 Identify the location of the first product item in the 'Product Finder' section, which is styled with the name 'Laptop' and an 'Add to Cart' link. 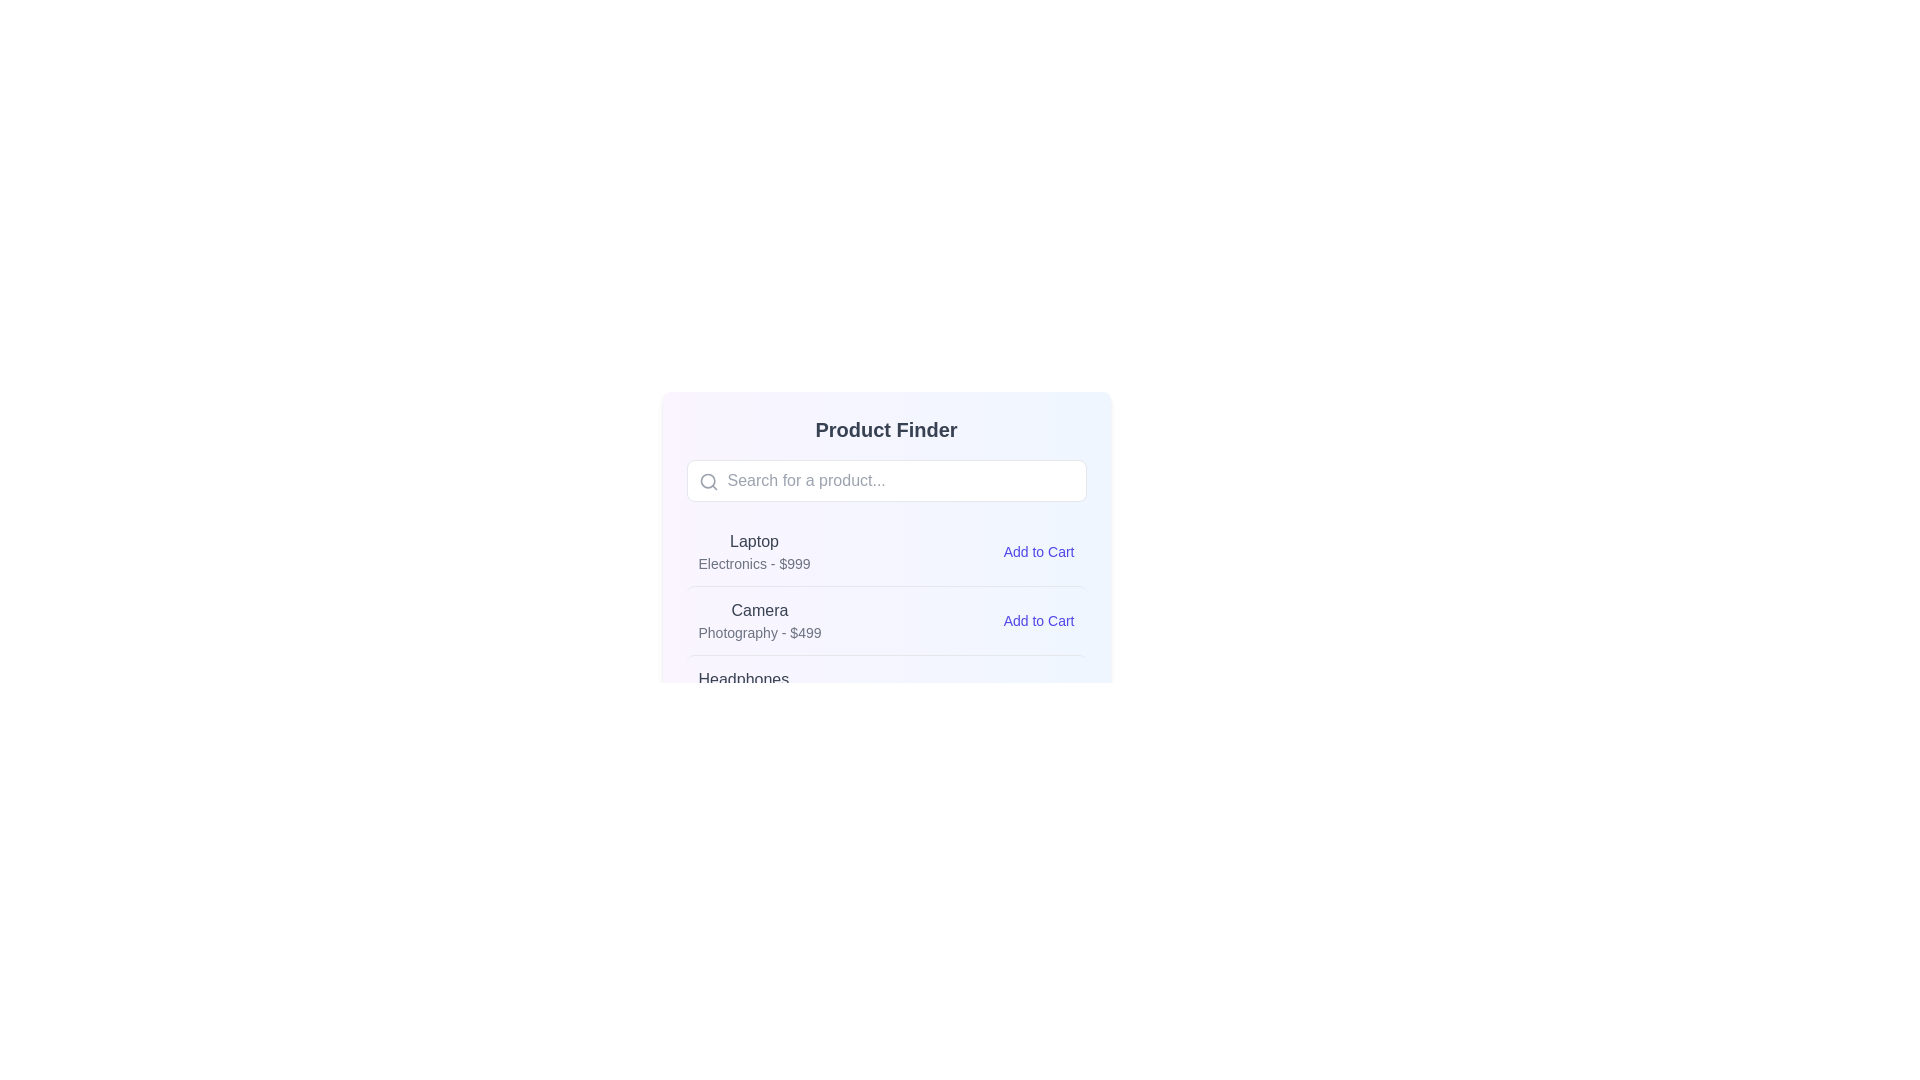
(885, 551).